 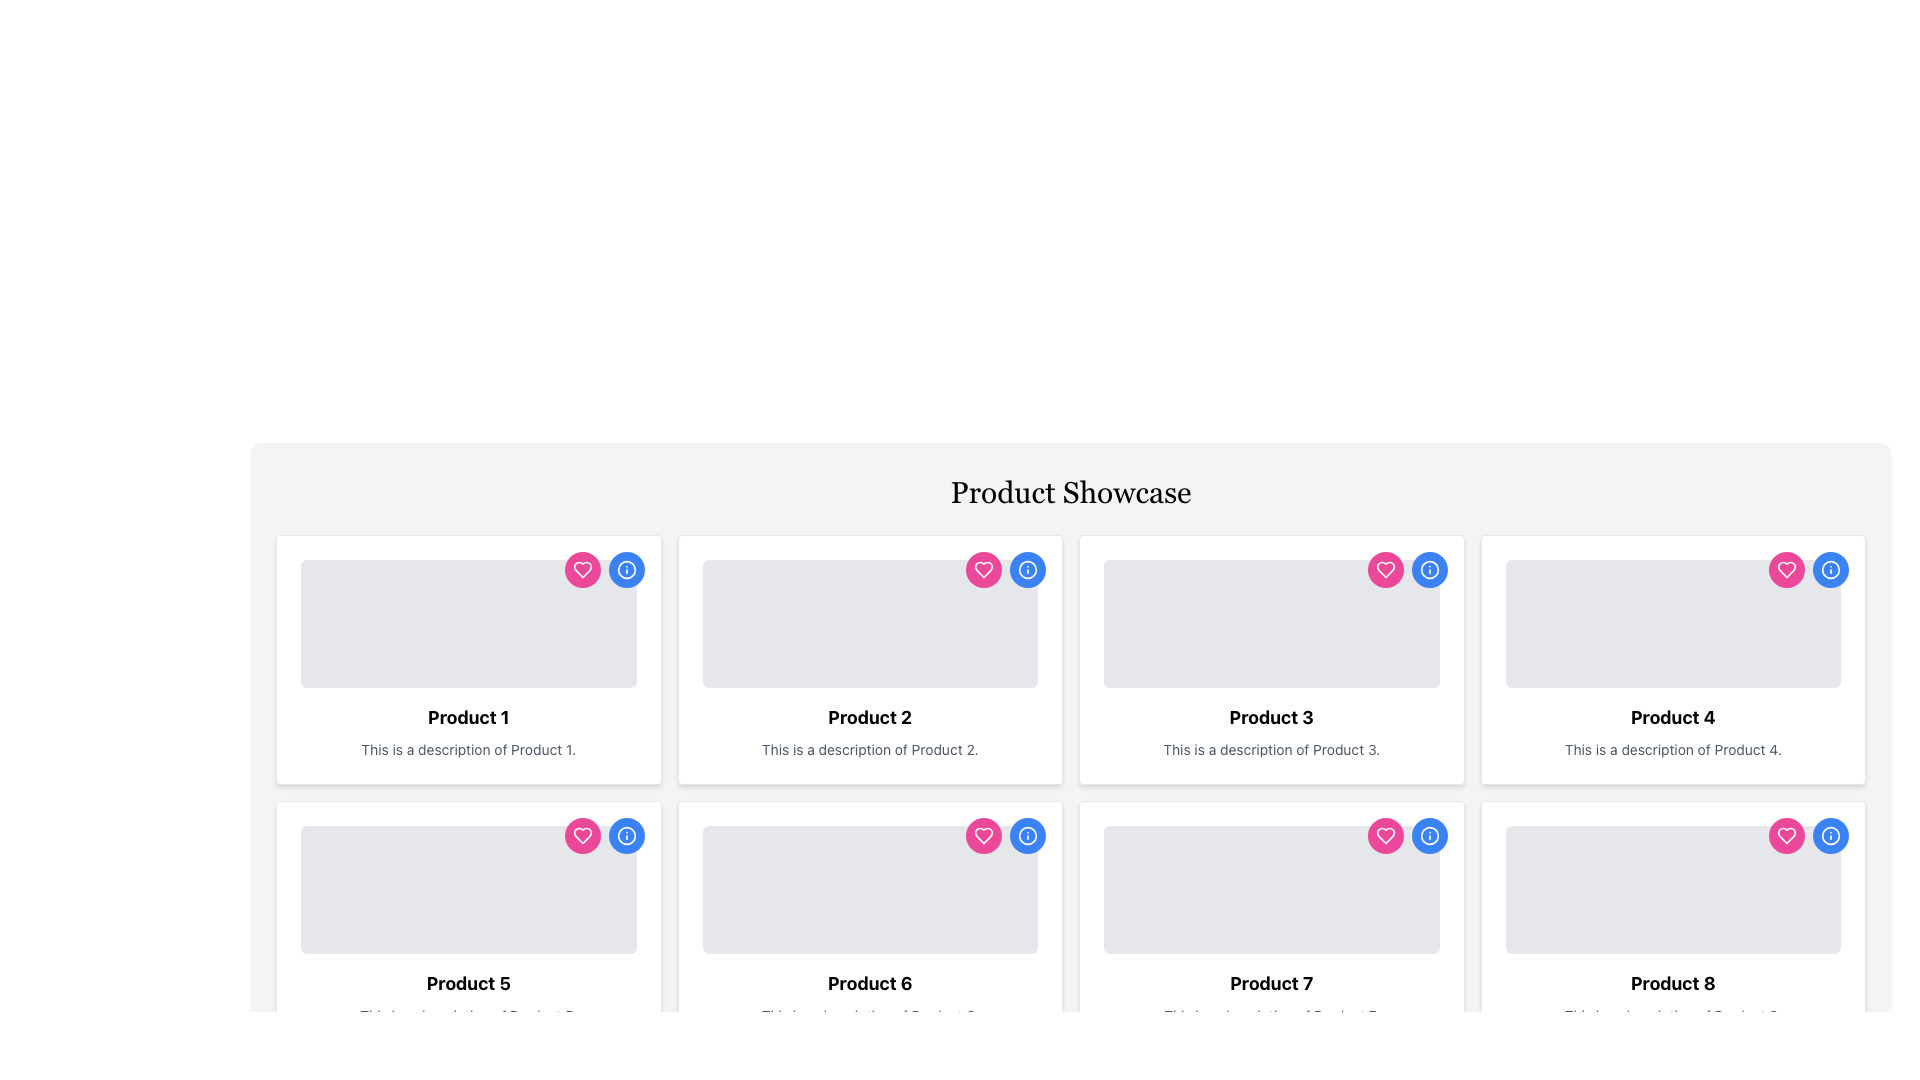 What do you see at coordinates (1428, 570) in the screenshot?
I see `the informational action button located at the top-right corner of the 'Product 4' card` at bounding box center [1428, 570].